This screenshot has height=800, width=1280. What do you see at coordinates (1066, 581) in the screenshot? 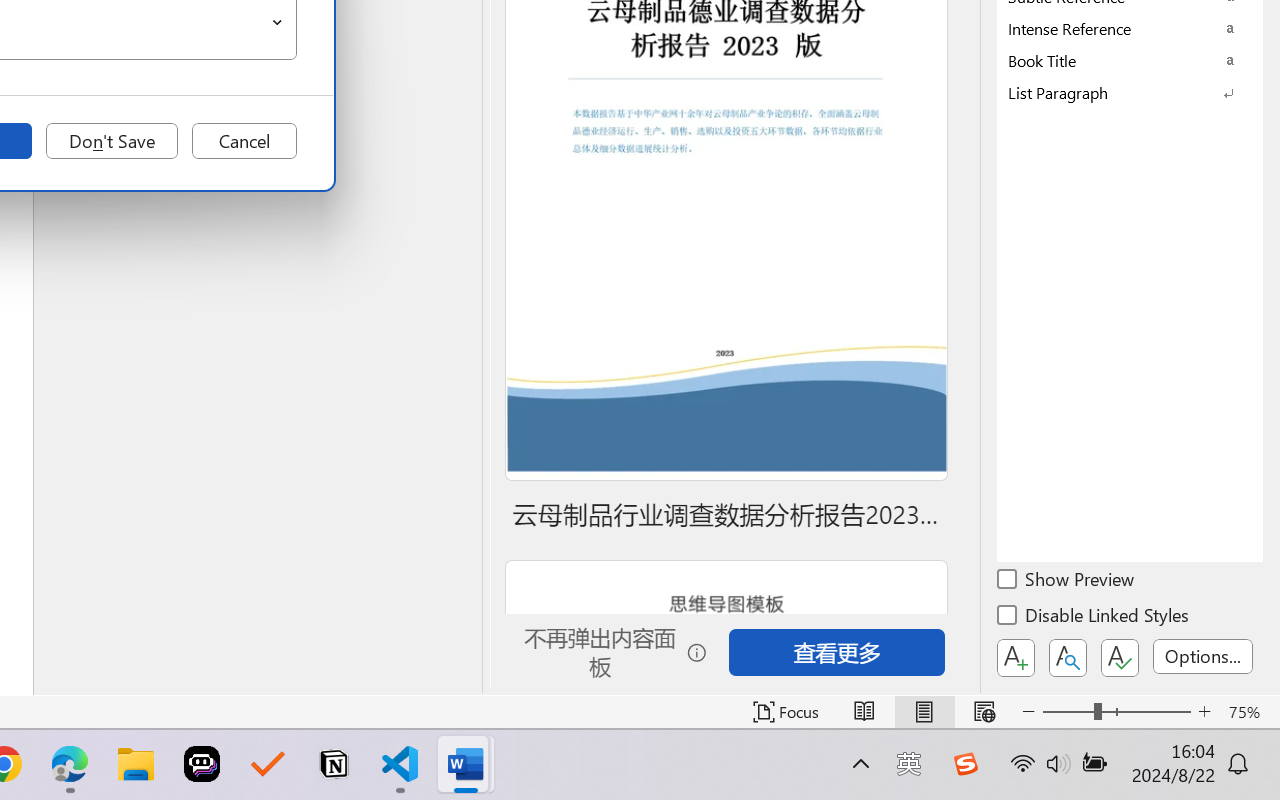
I see `'Show Preview'` at bounding box center [1066, 581].